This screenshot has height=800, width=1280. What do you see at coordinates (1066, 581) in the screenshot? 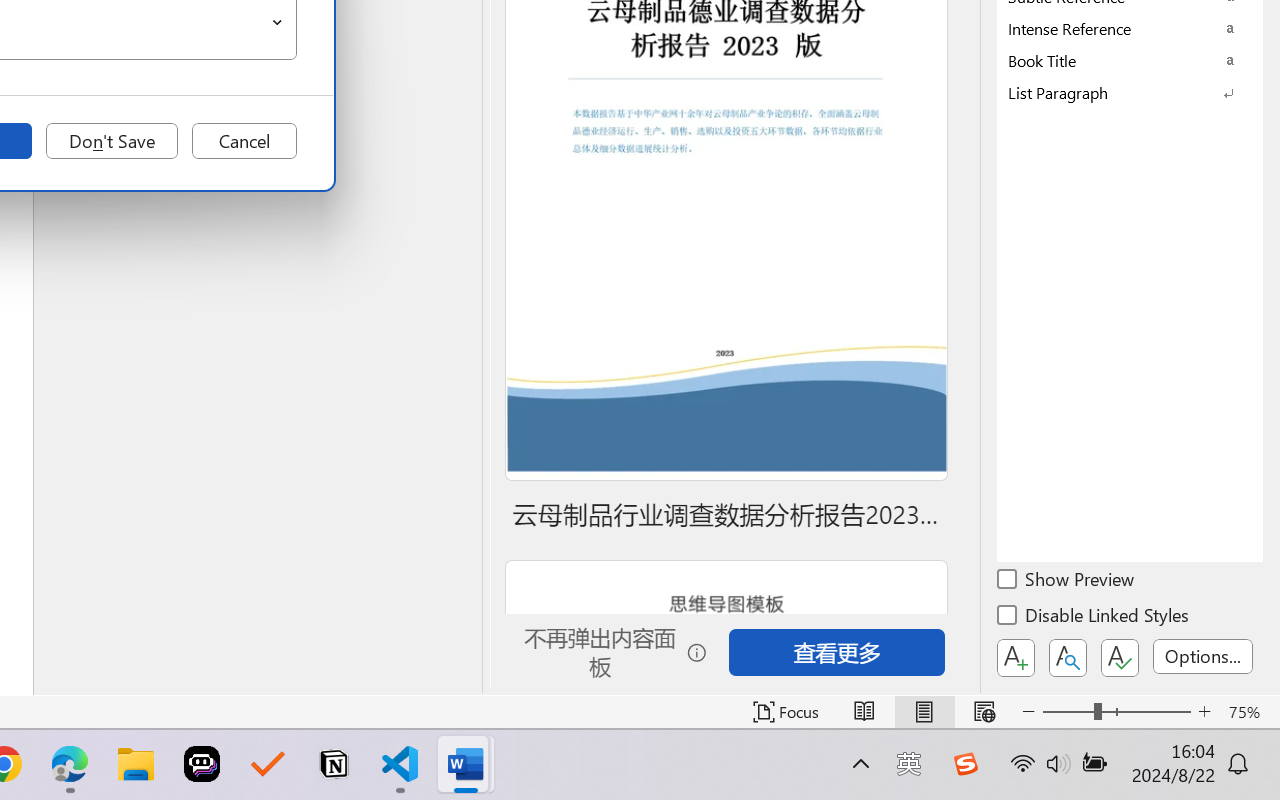
I see `'Show Preview'` at bounding box center [1066, 581].